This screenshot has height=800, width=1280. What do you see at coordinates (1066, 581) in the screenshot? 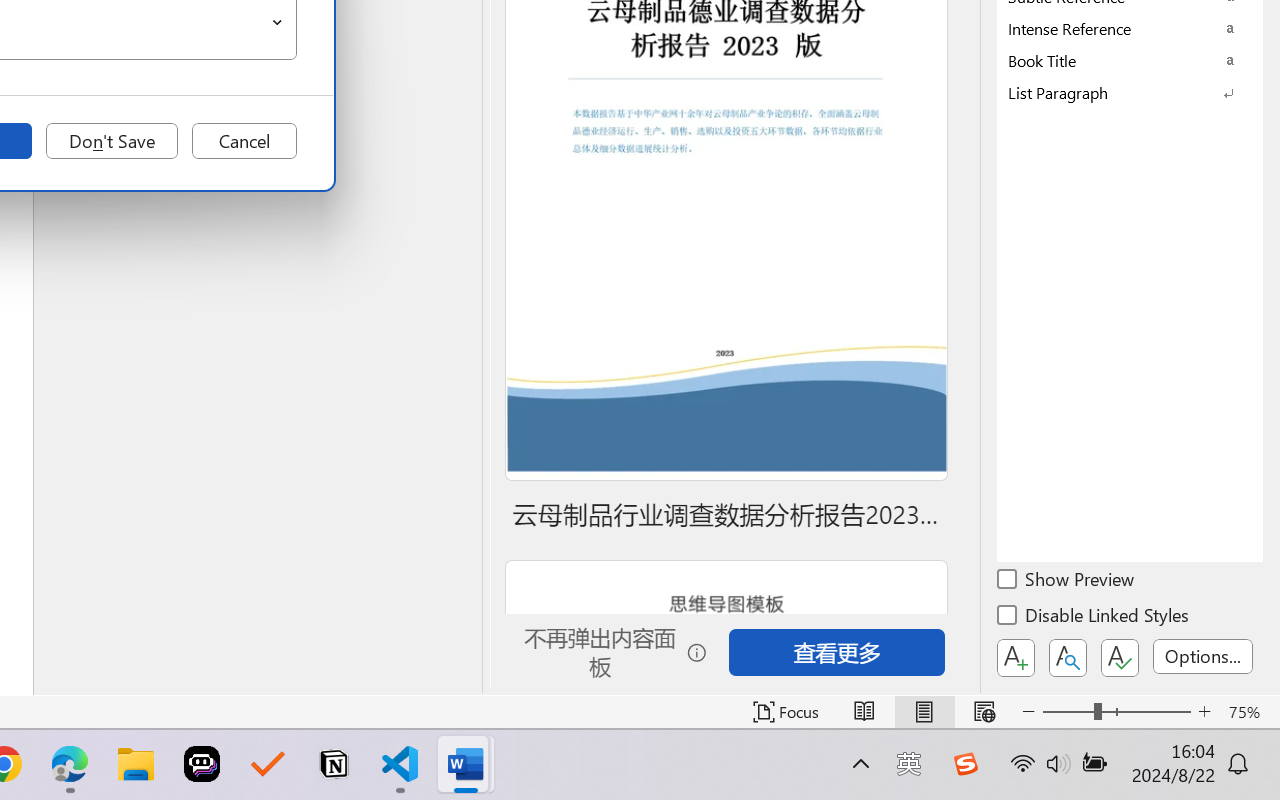
I see `'Show Preview'` at bounding box center [1066, 581].